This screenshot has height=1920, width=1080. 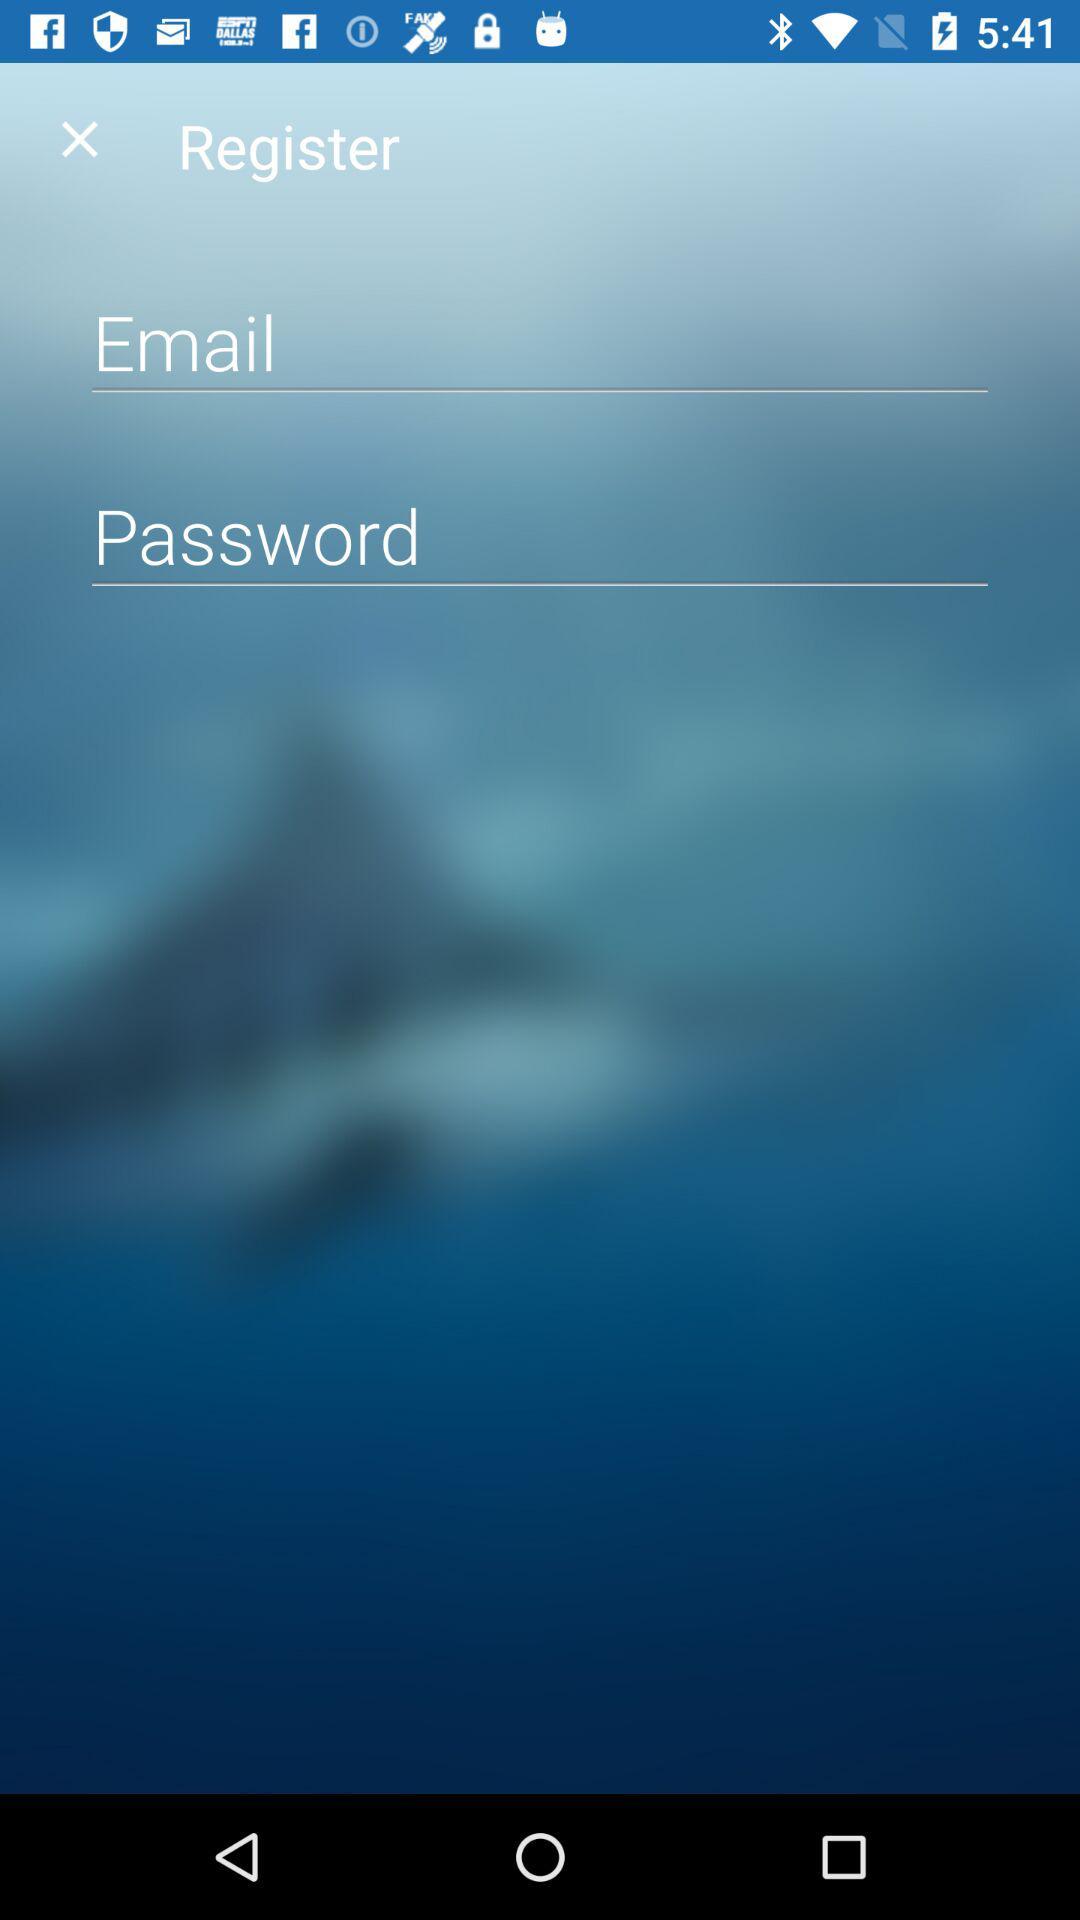 I want to click on input email, so click(x=540, y=341).